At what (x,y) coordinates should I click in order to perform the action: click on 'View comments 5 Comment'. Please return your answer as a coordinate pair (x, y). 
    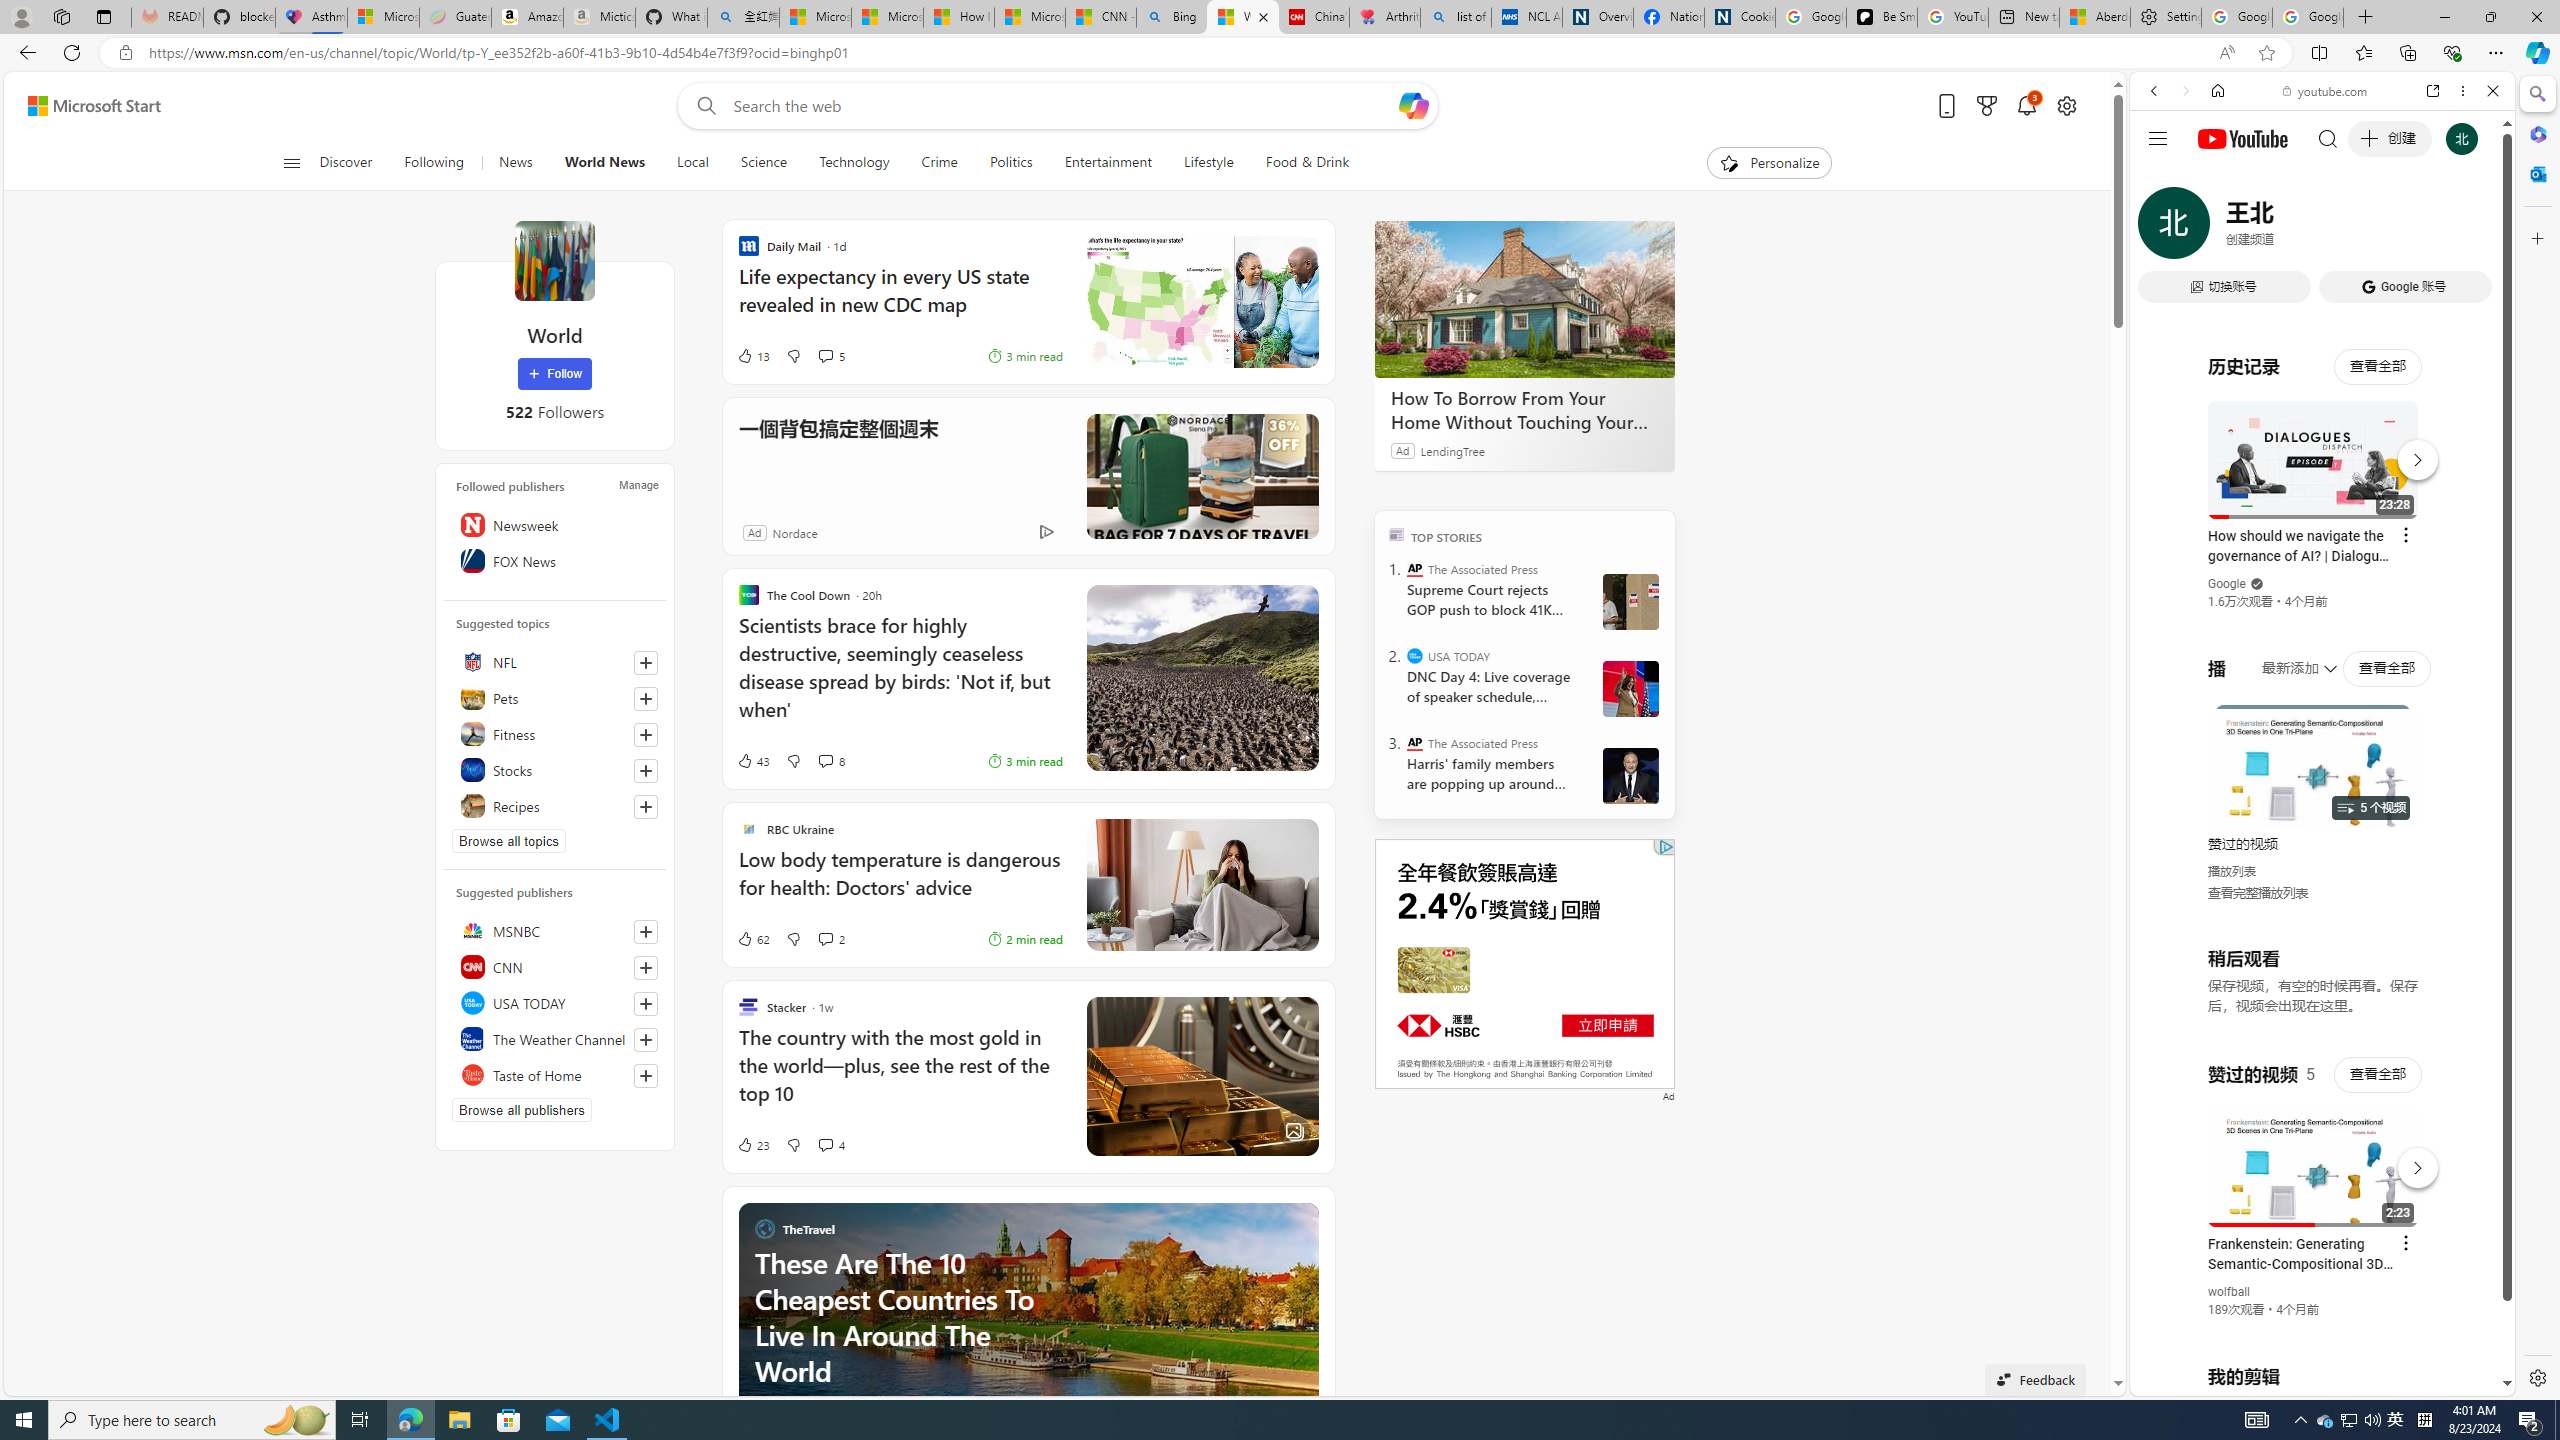
    Looking at the image, I should click on (829, 356).